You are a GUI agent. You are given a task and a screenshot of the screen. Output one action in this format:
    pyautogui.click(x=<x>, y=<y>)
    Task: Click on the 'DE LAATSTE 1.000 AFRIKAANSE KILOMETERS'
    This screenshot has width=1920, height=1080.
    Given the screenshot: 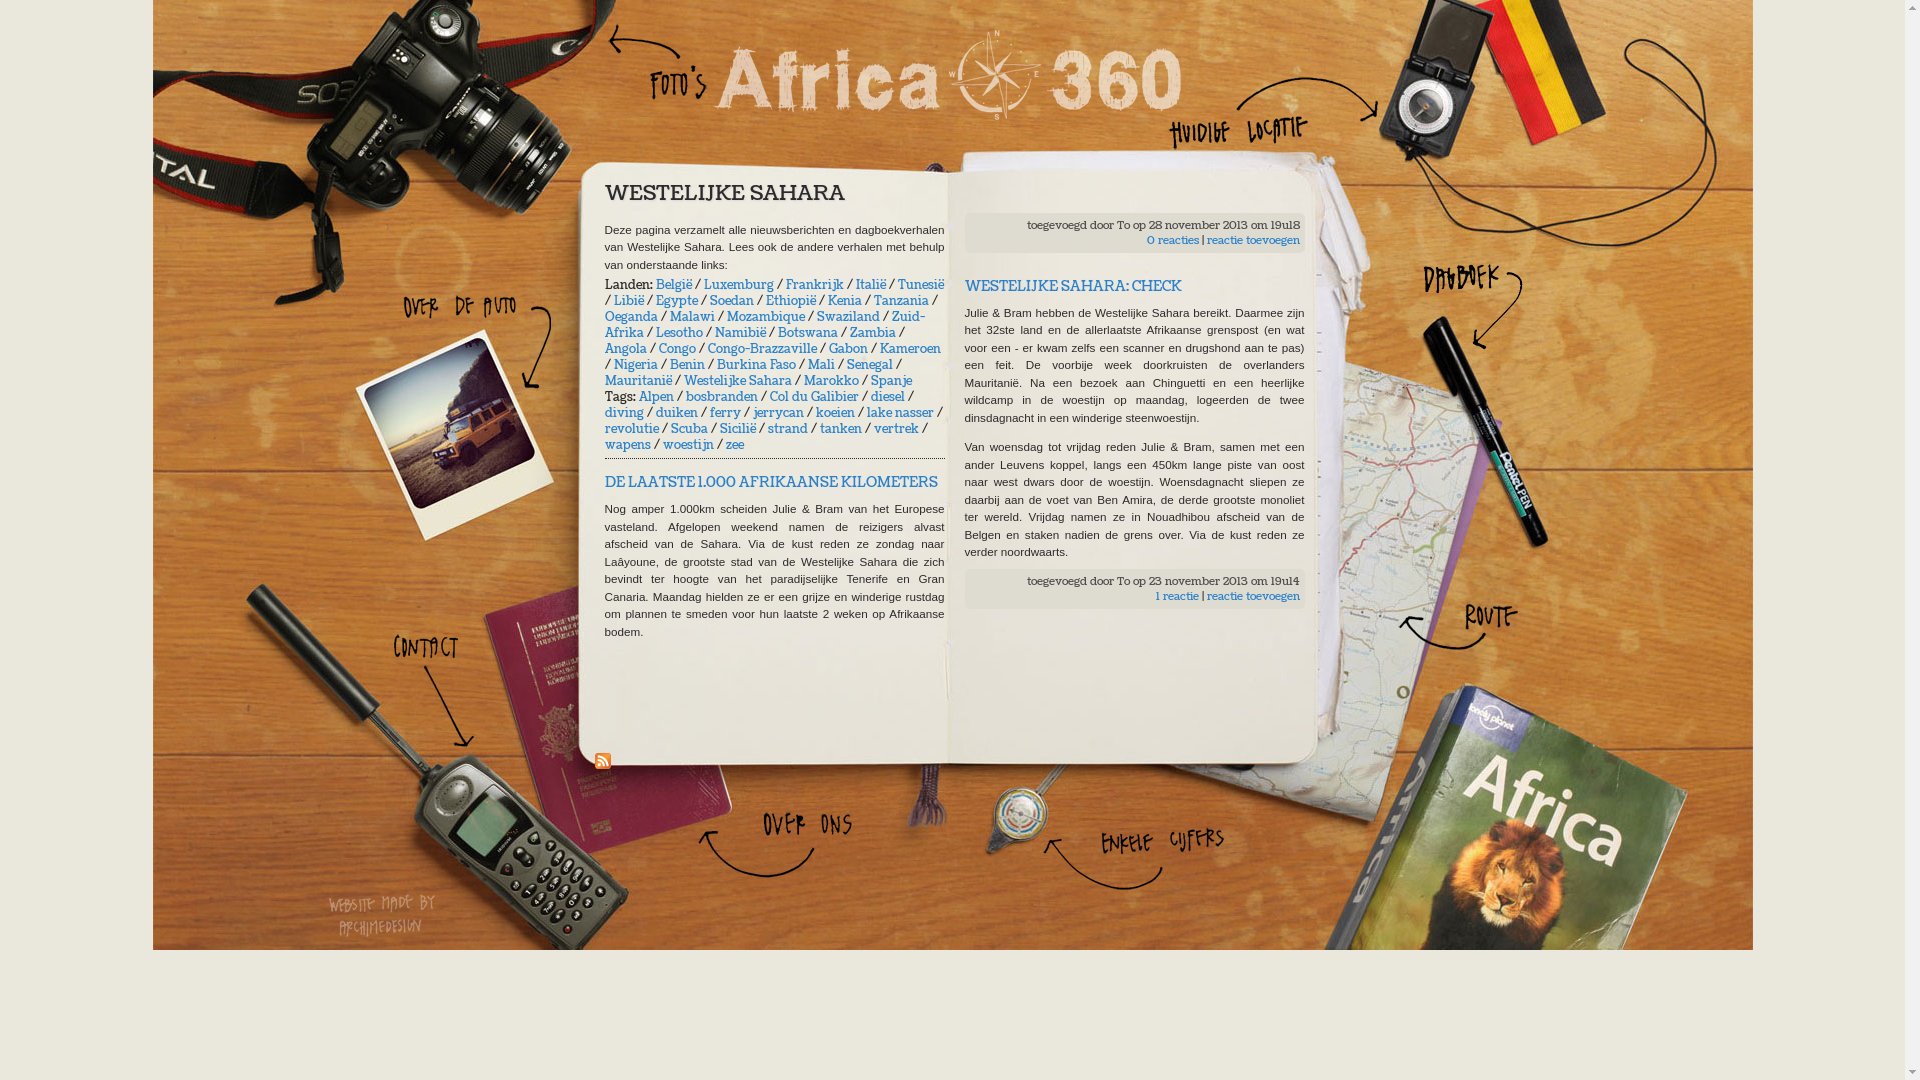 What is the action you would take?
    pyautogui.click(x=603, y=482)
    